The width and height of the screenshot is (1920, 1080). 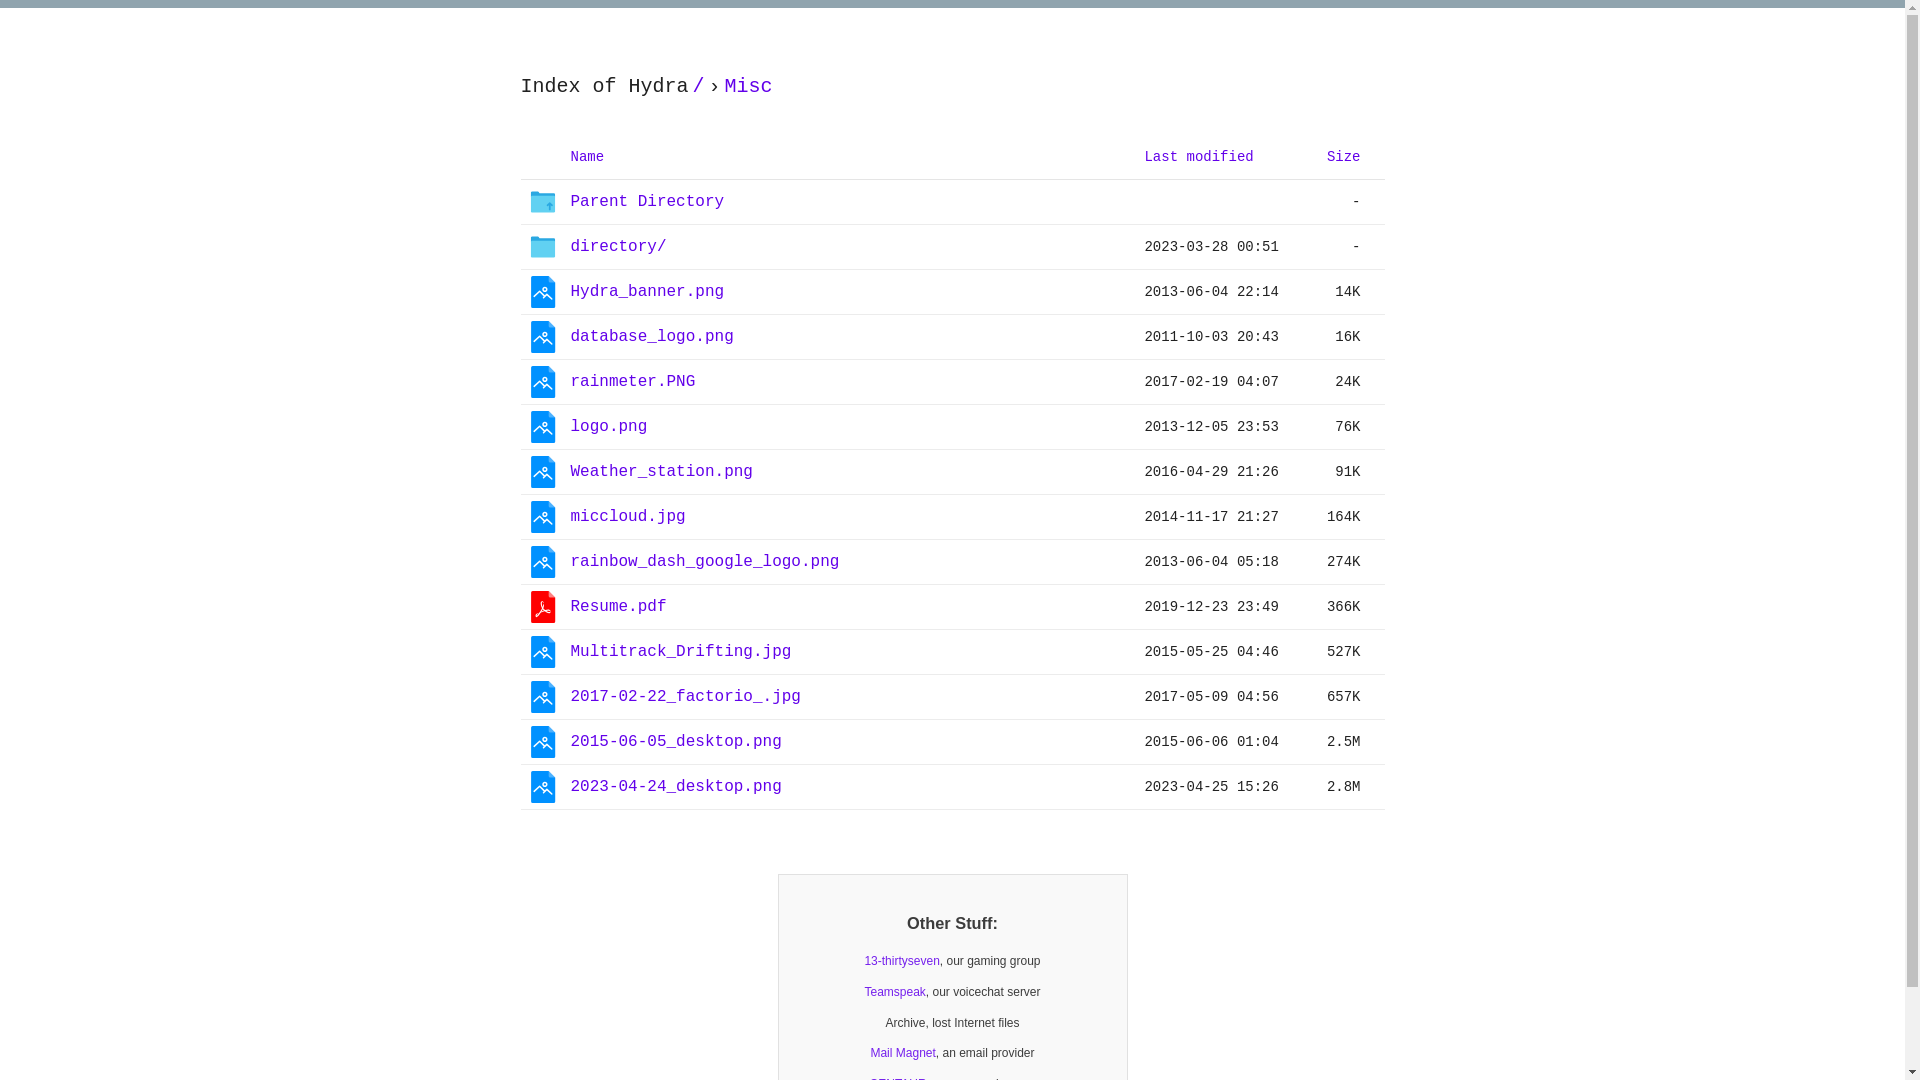 What do you see at coordinates (617, 246) in the screenshot?
I see `'directory/'` at bounding box center [617, 246].